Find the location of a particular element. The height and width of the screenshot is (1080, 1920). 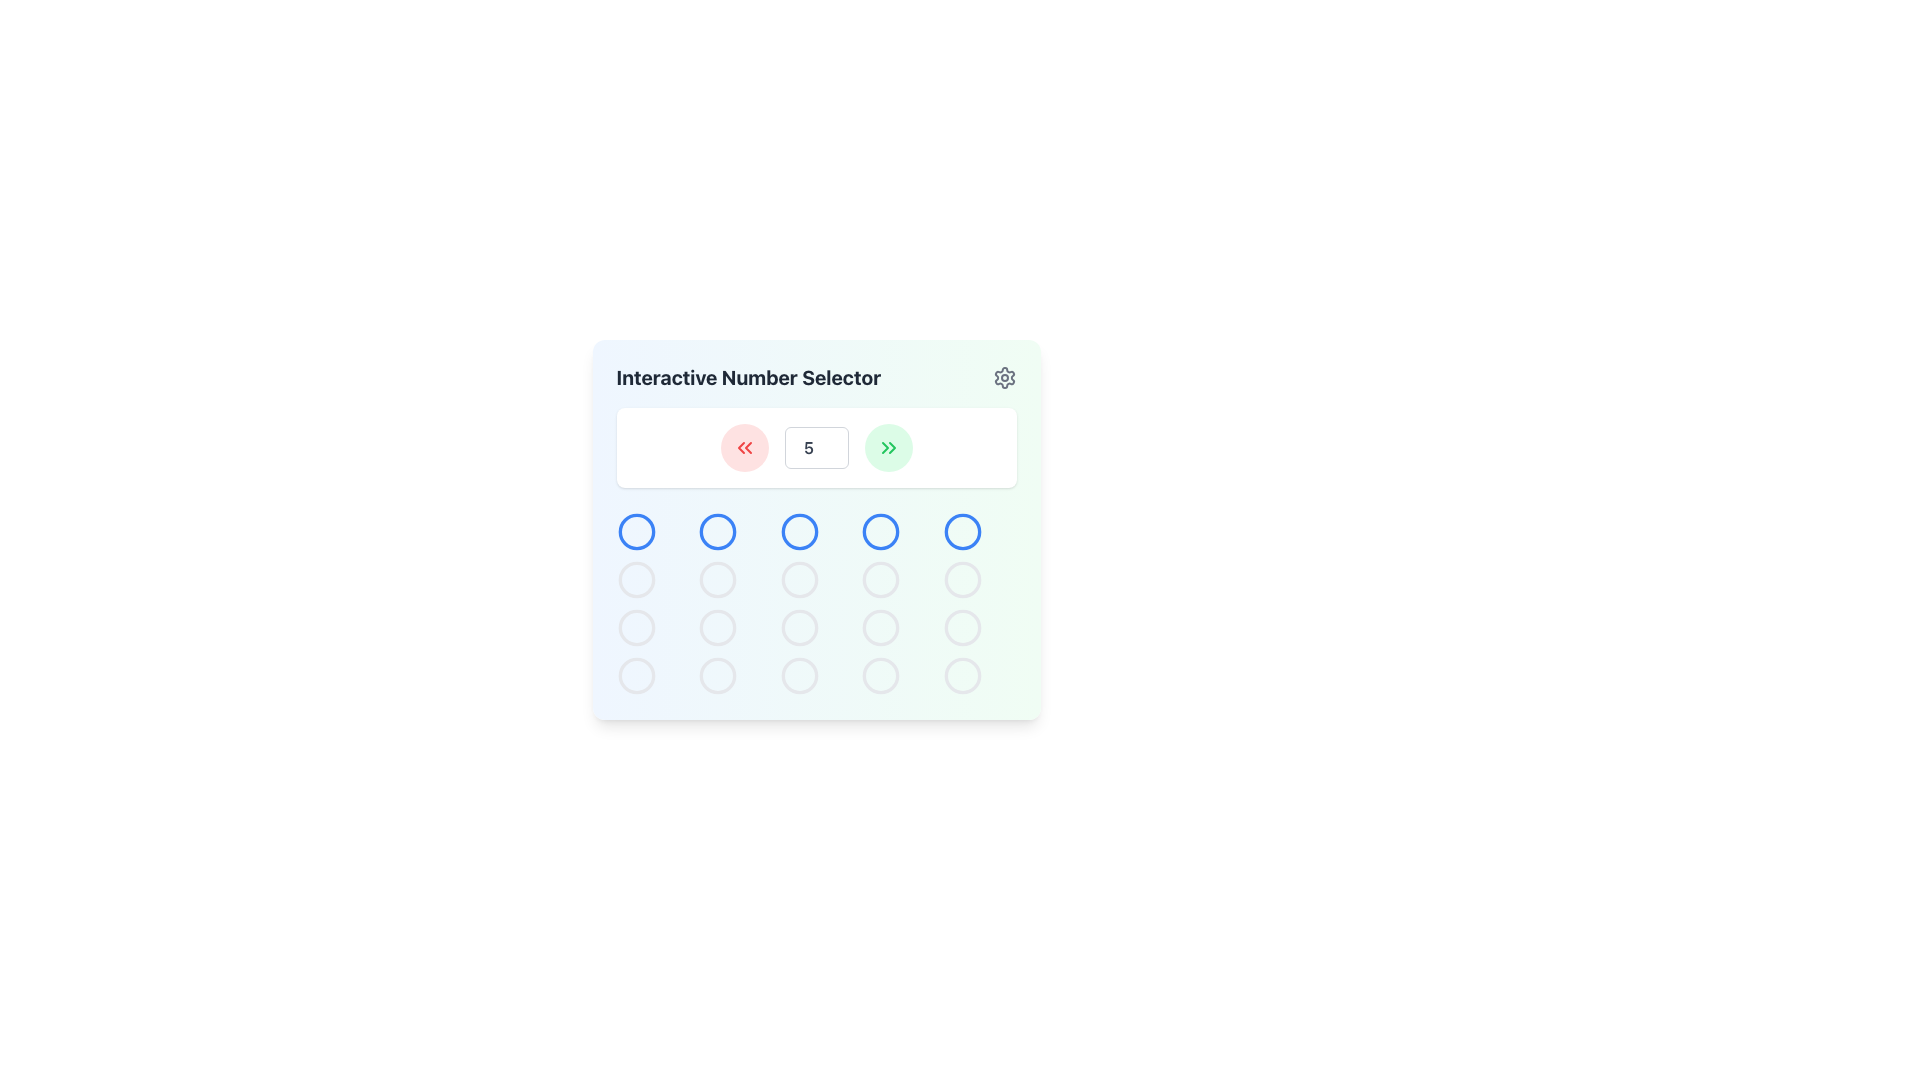

the sixth circular grid item in the second row, which is a placeholder for an unactivated state is located at coordinates (635, 579).